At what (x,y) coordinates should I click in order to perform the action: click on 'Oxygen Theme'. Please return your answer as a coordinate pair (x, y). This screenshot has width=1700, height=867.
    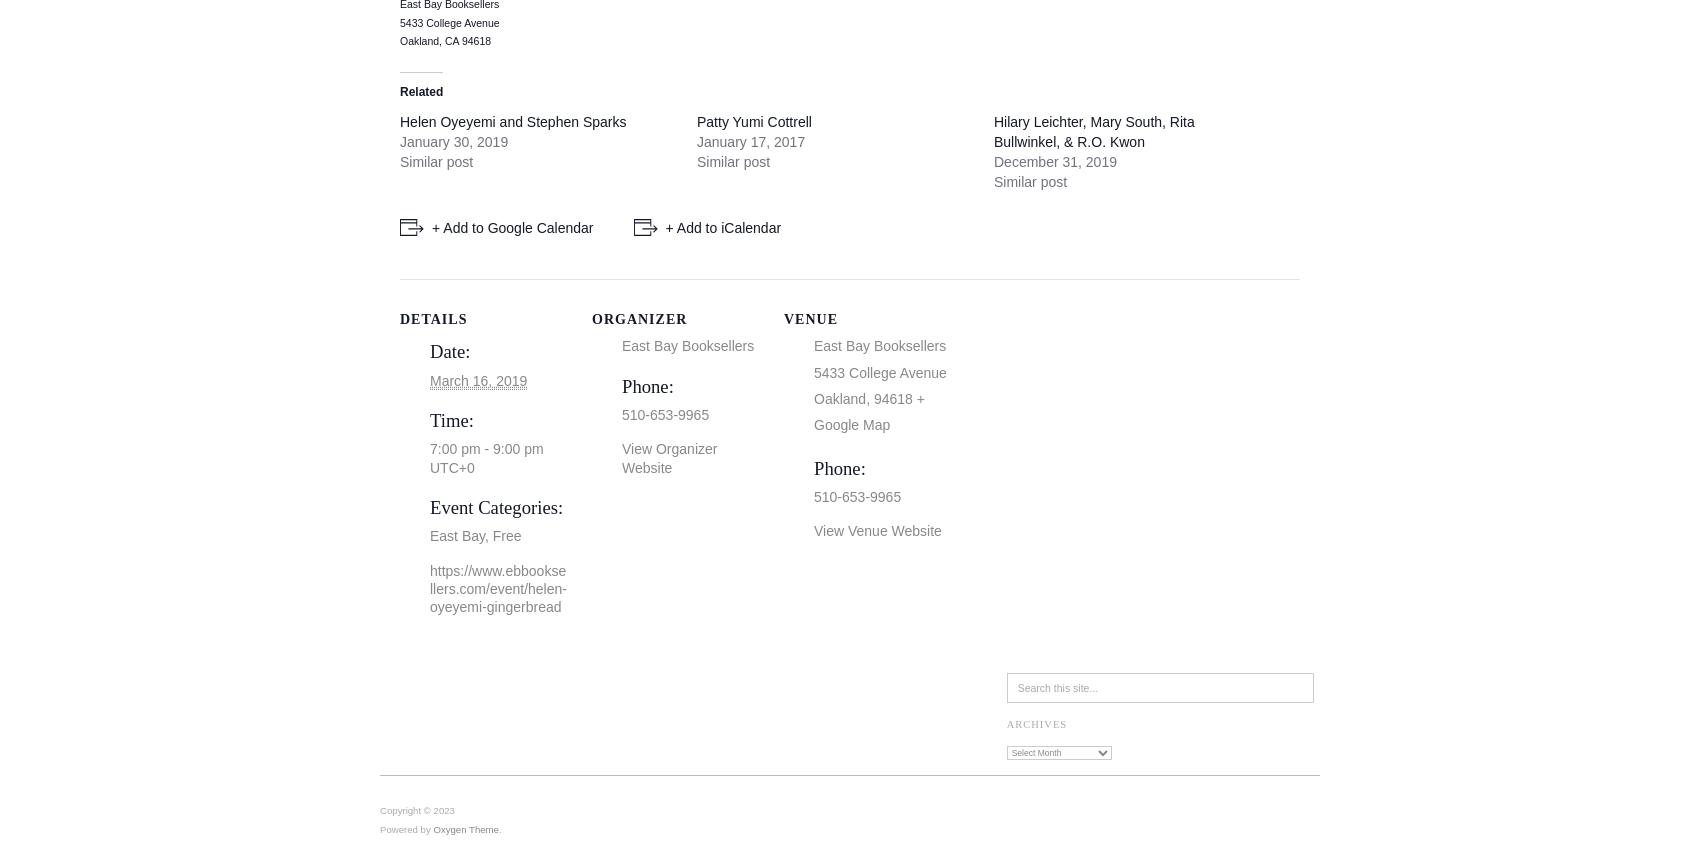
    Looking at the image, I should click on (465, 827).